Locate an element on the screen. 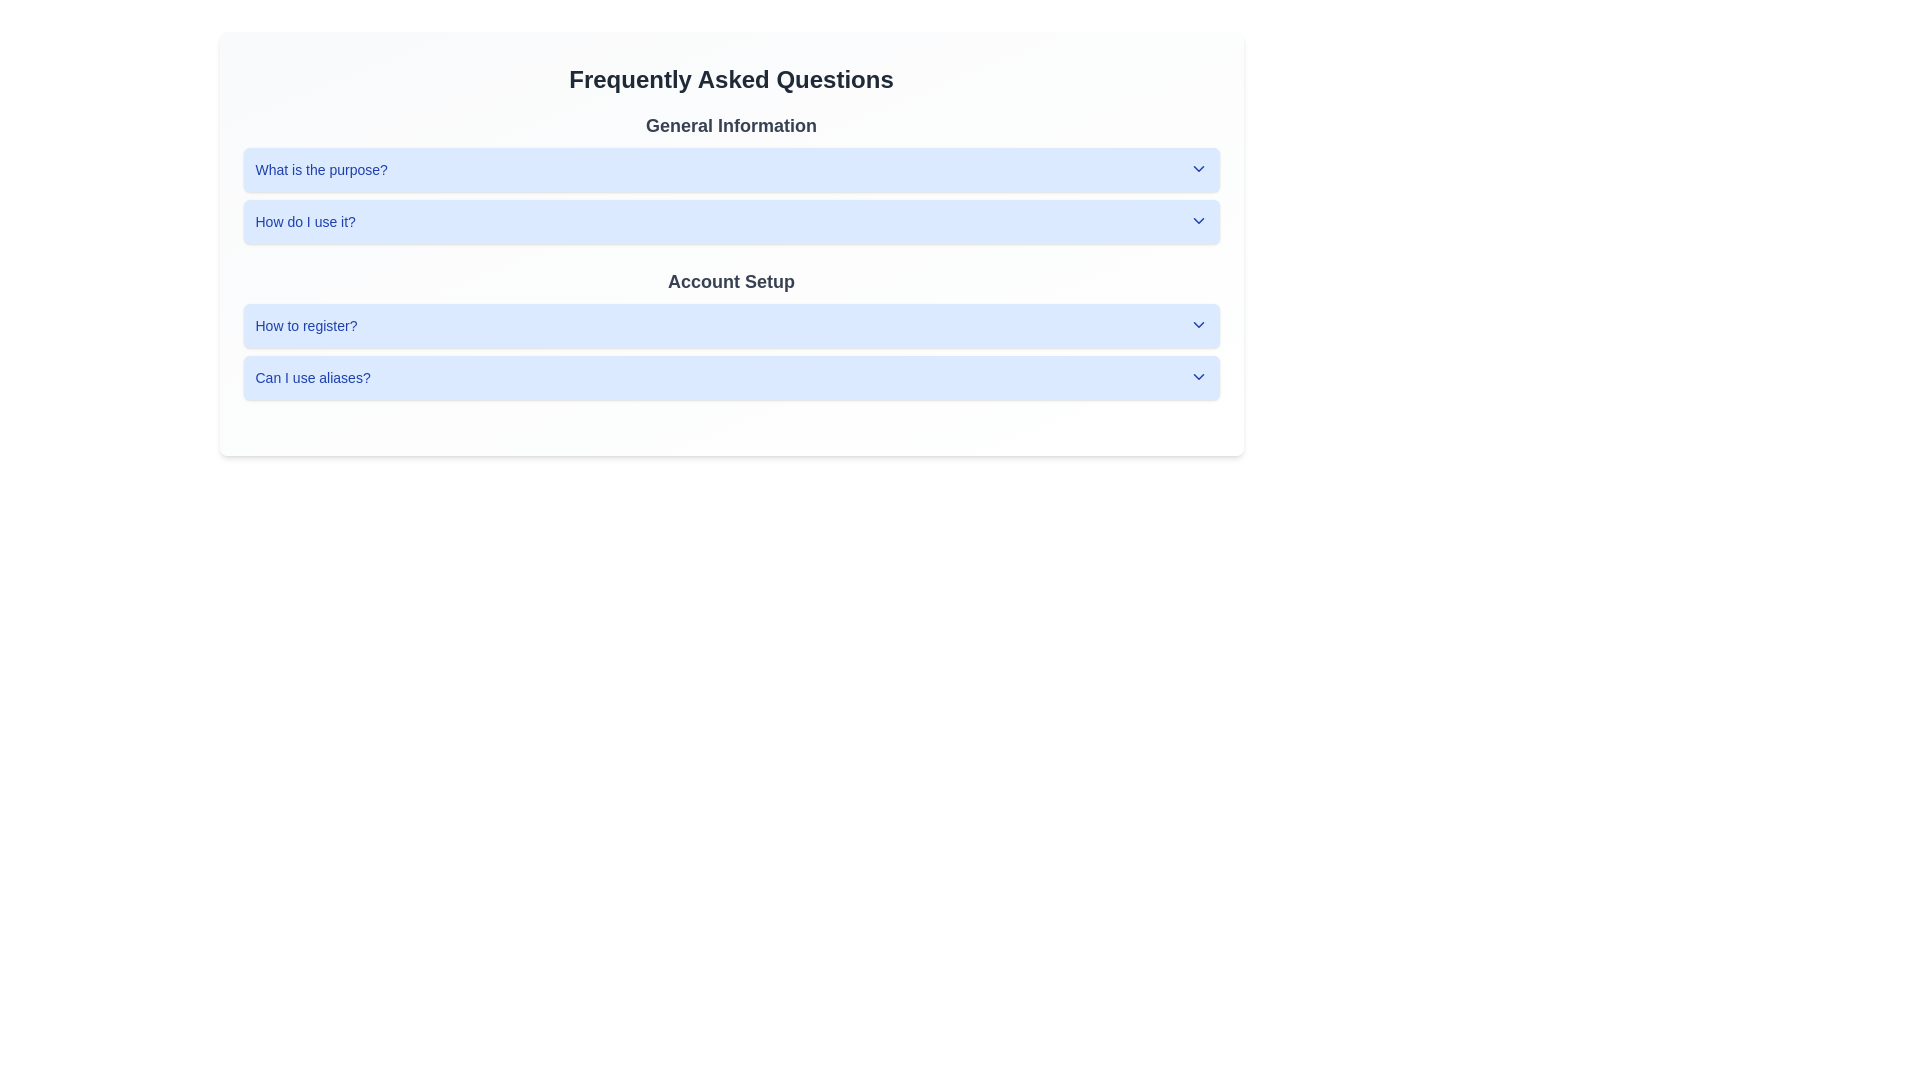  the Collapsible Button located as the second option under the 'General Information' section is located at coordinates (730, 222).